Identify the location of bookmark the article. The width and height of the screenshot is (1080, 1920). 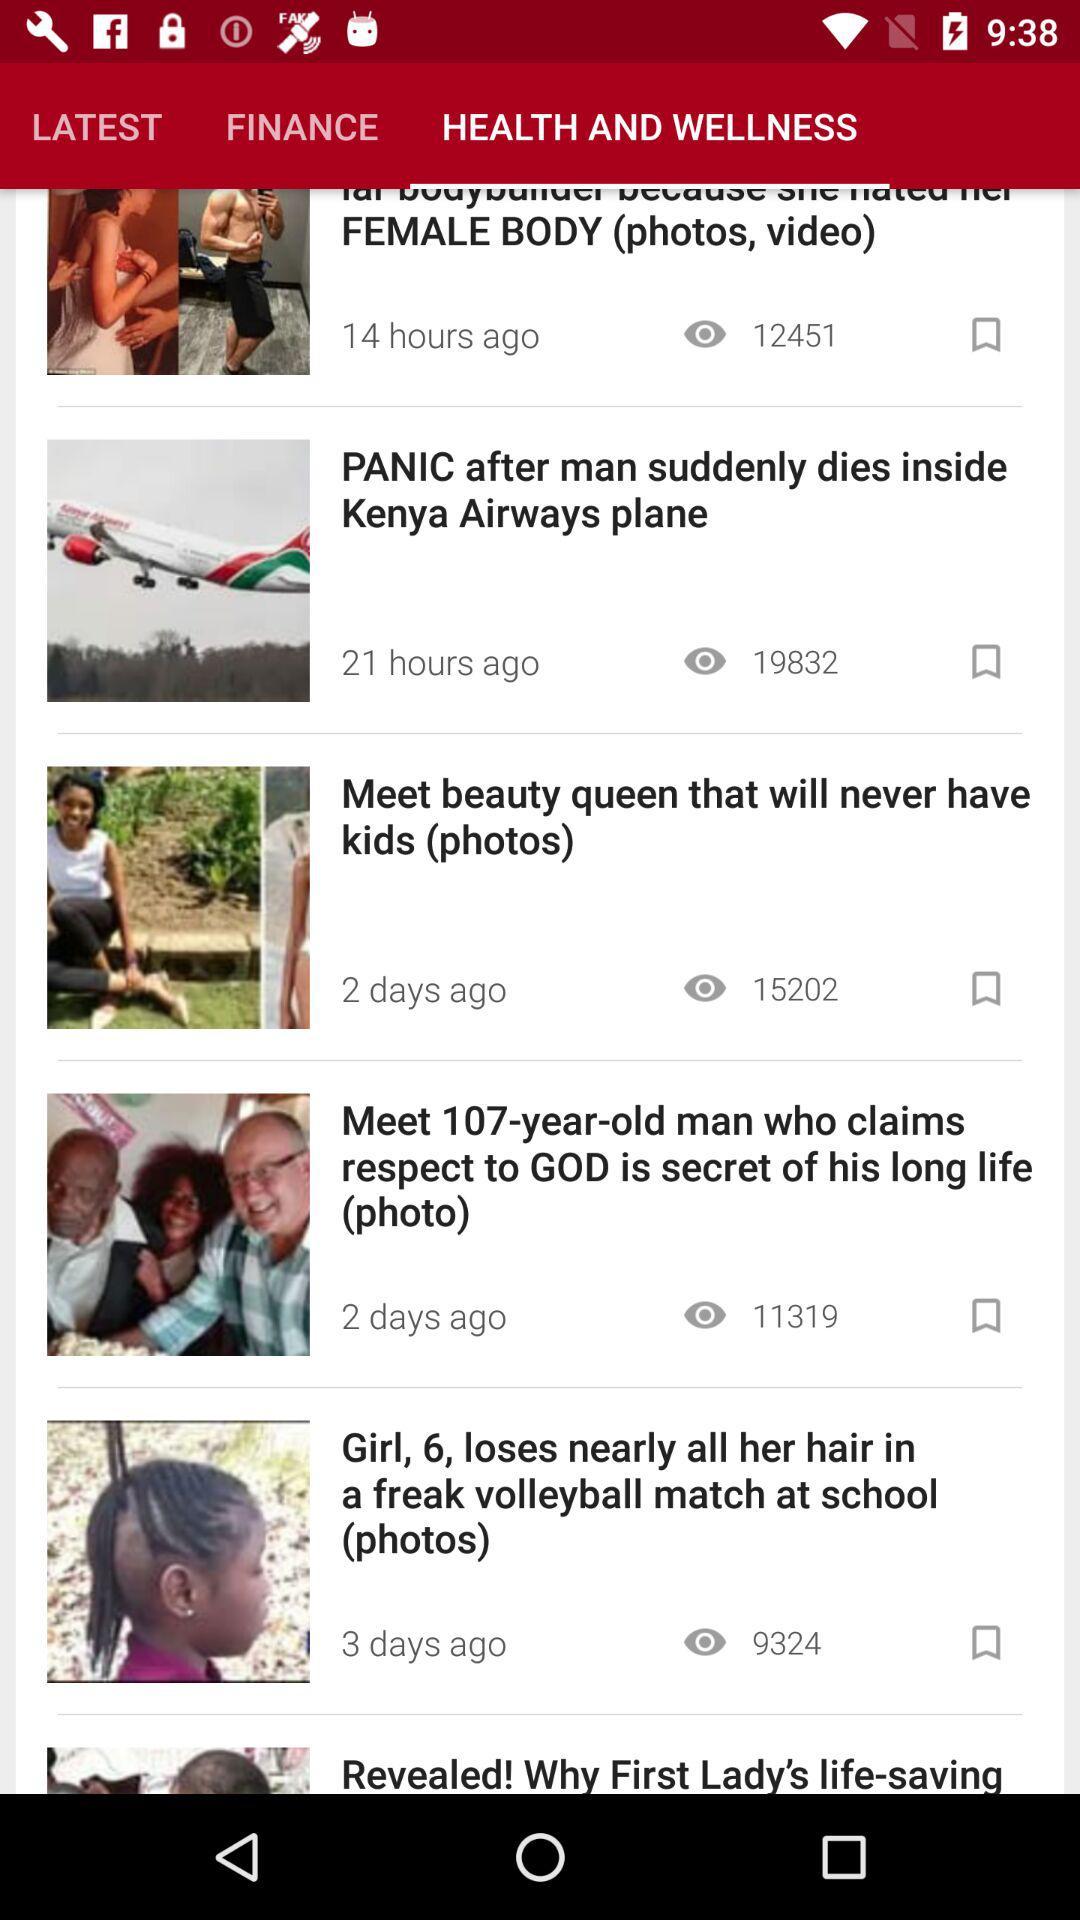
(985, 661).